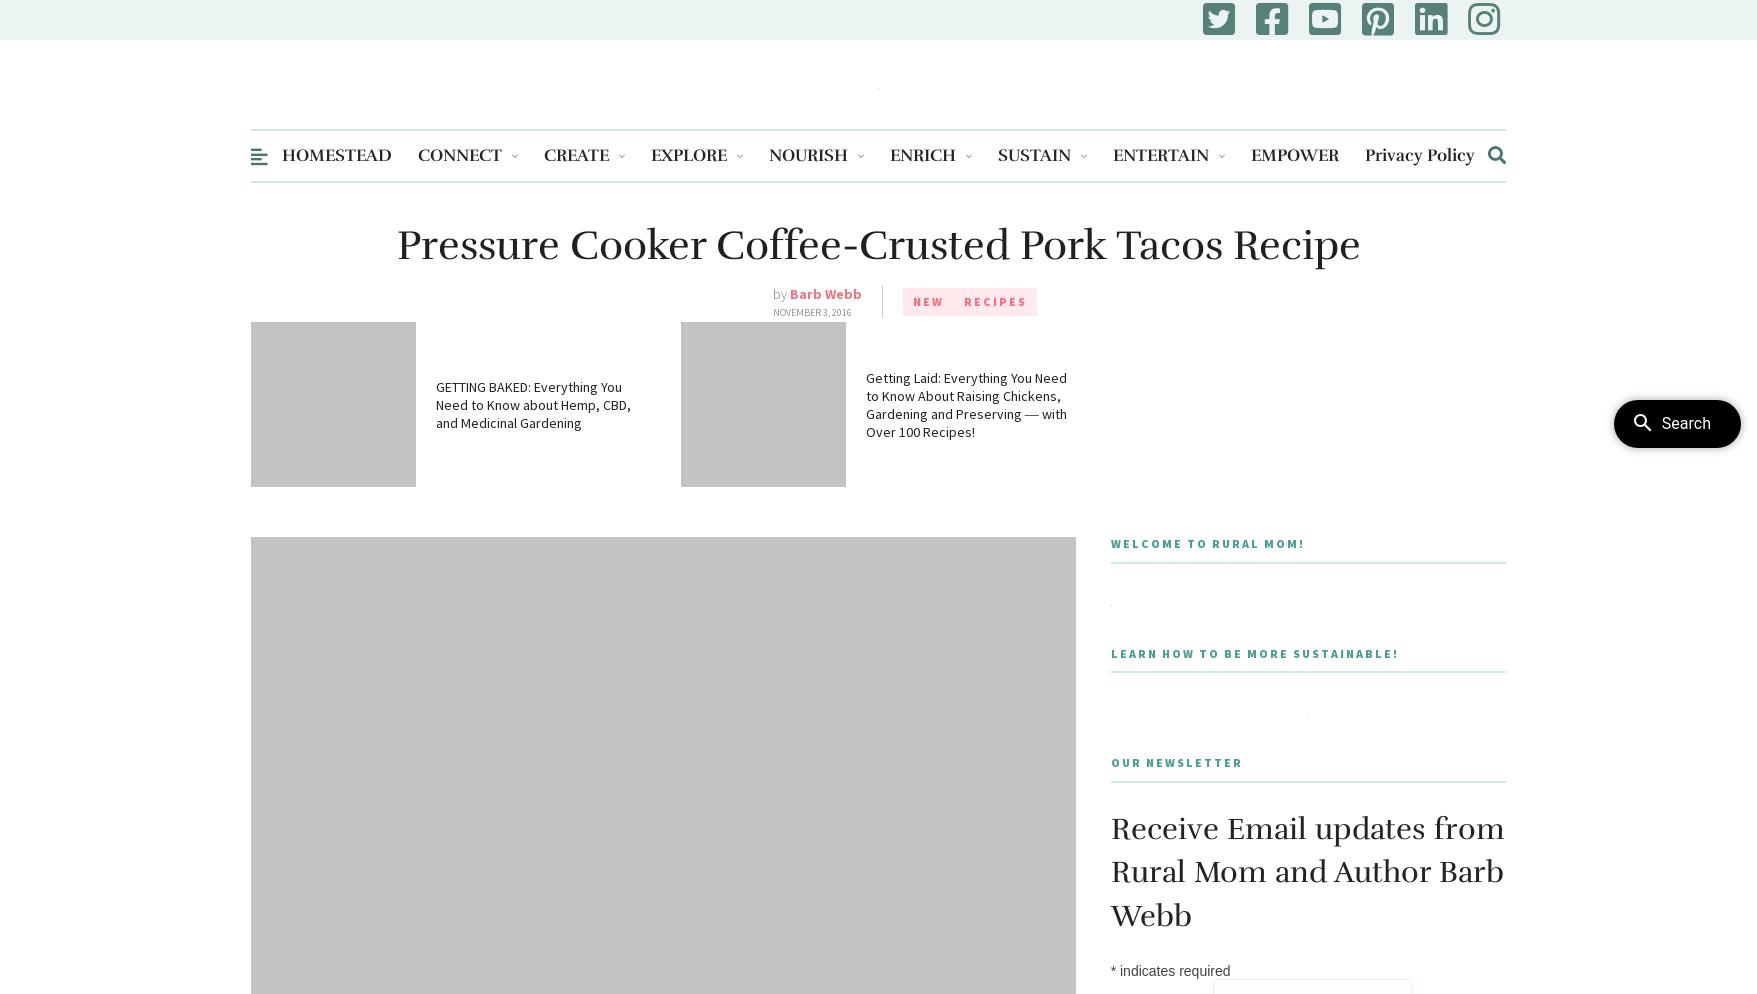 The width and height of the screenshot is (1757, 994). I want to click on 'indicates required', so click(1171, 970).